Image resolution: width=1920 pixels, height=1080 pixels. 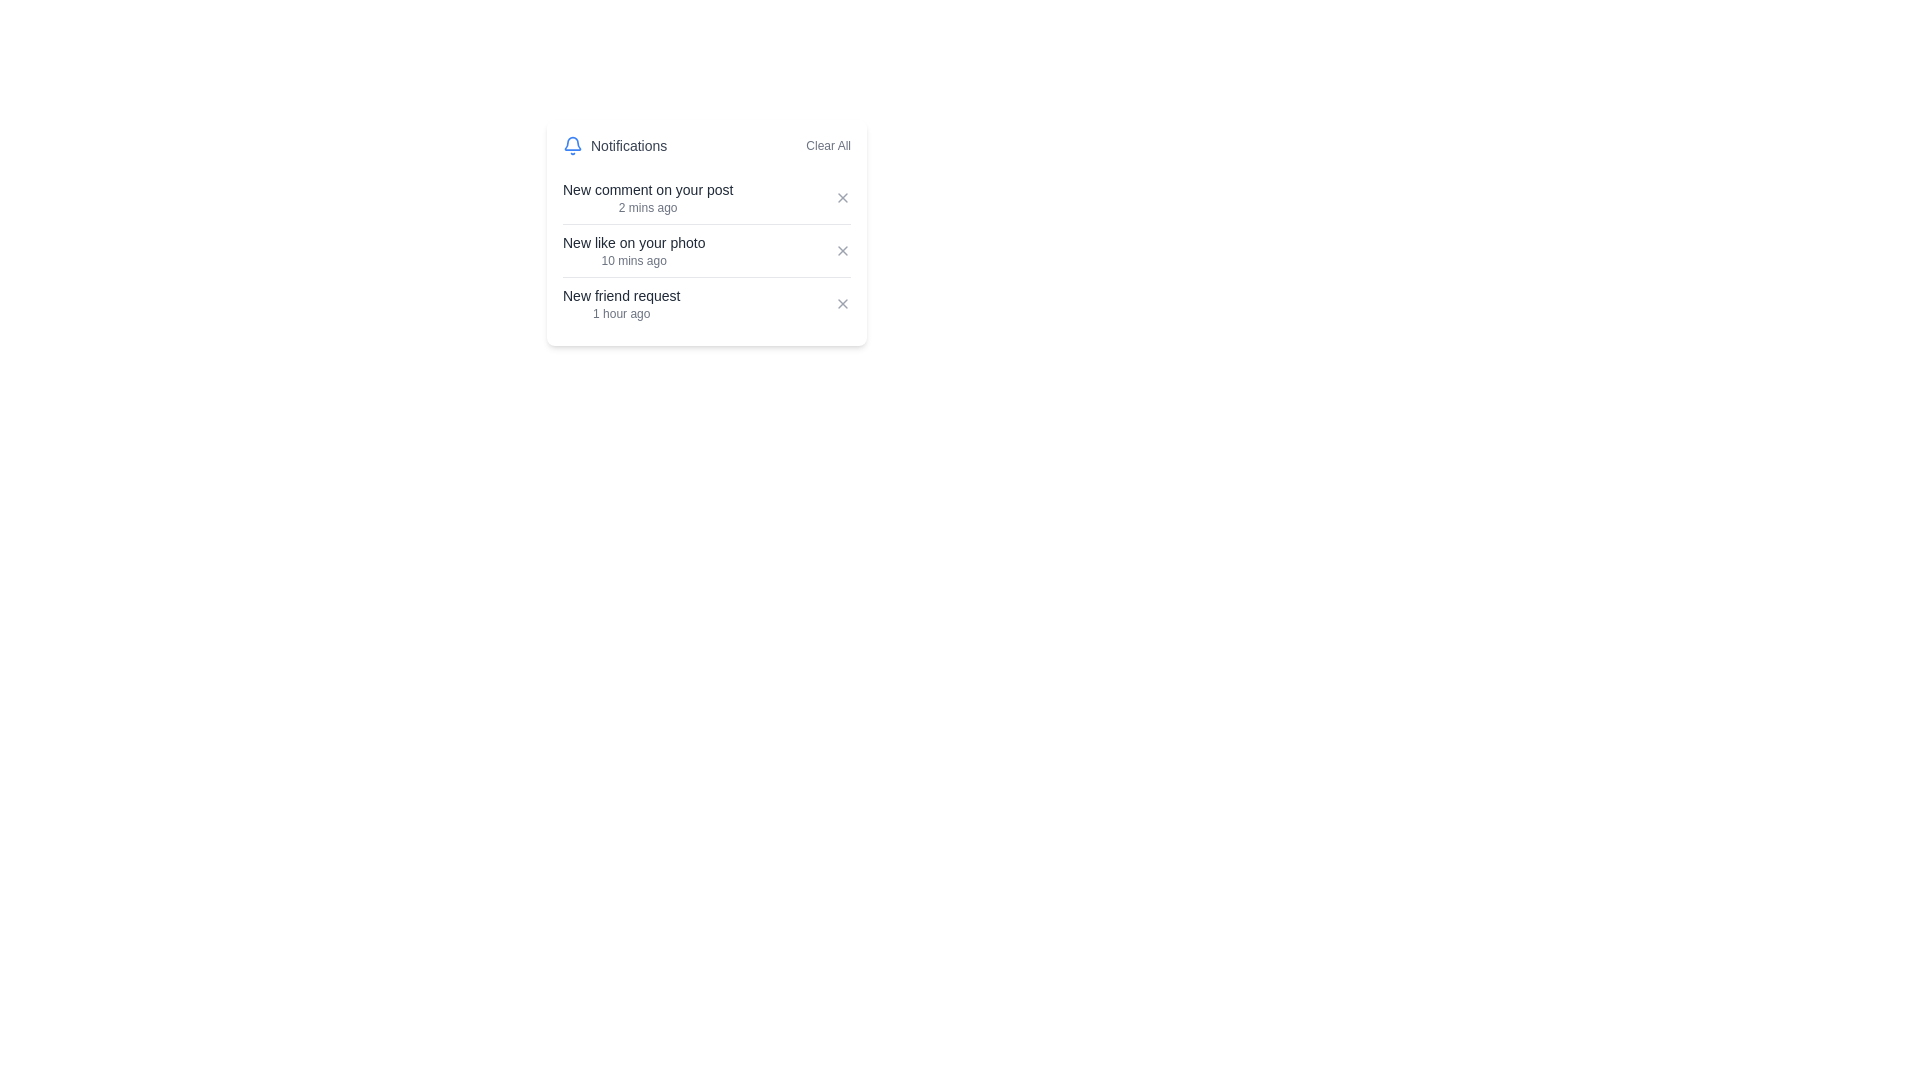 What do you see at coordinates (828, 145) in the screenshot?
I see `the 'Clear All' text label, which is styled in small gray typography and located in the top-right corner of the notification dropdown interface, to initiate clearing all notifications` at bounding box center [828, 145].